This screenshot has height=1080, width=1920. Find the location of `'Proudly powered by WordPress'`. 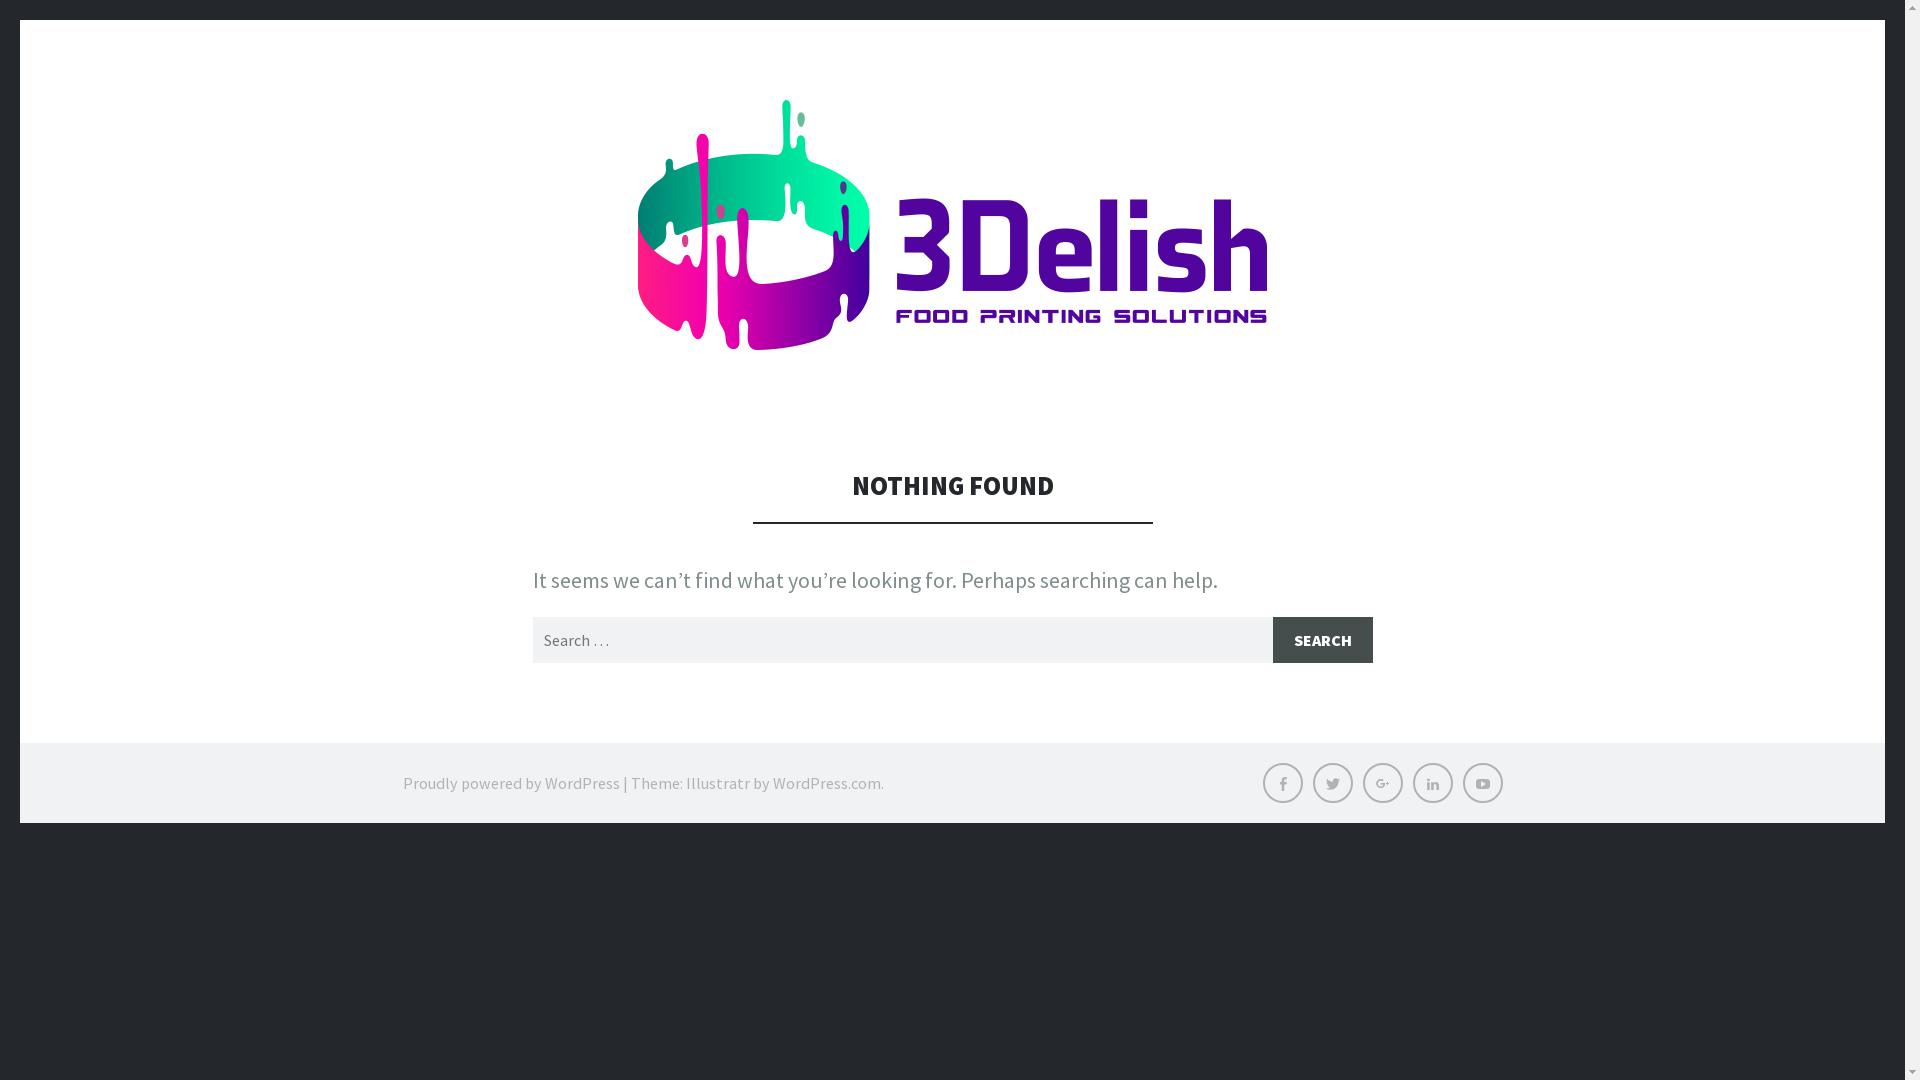

'Proudly powered by WordPress' is located at coordinates (510, 782).